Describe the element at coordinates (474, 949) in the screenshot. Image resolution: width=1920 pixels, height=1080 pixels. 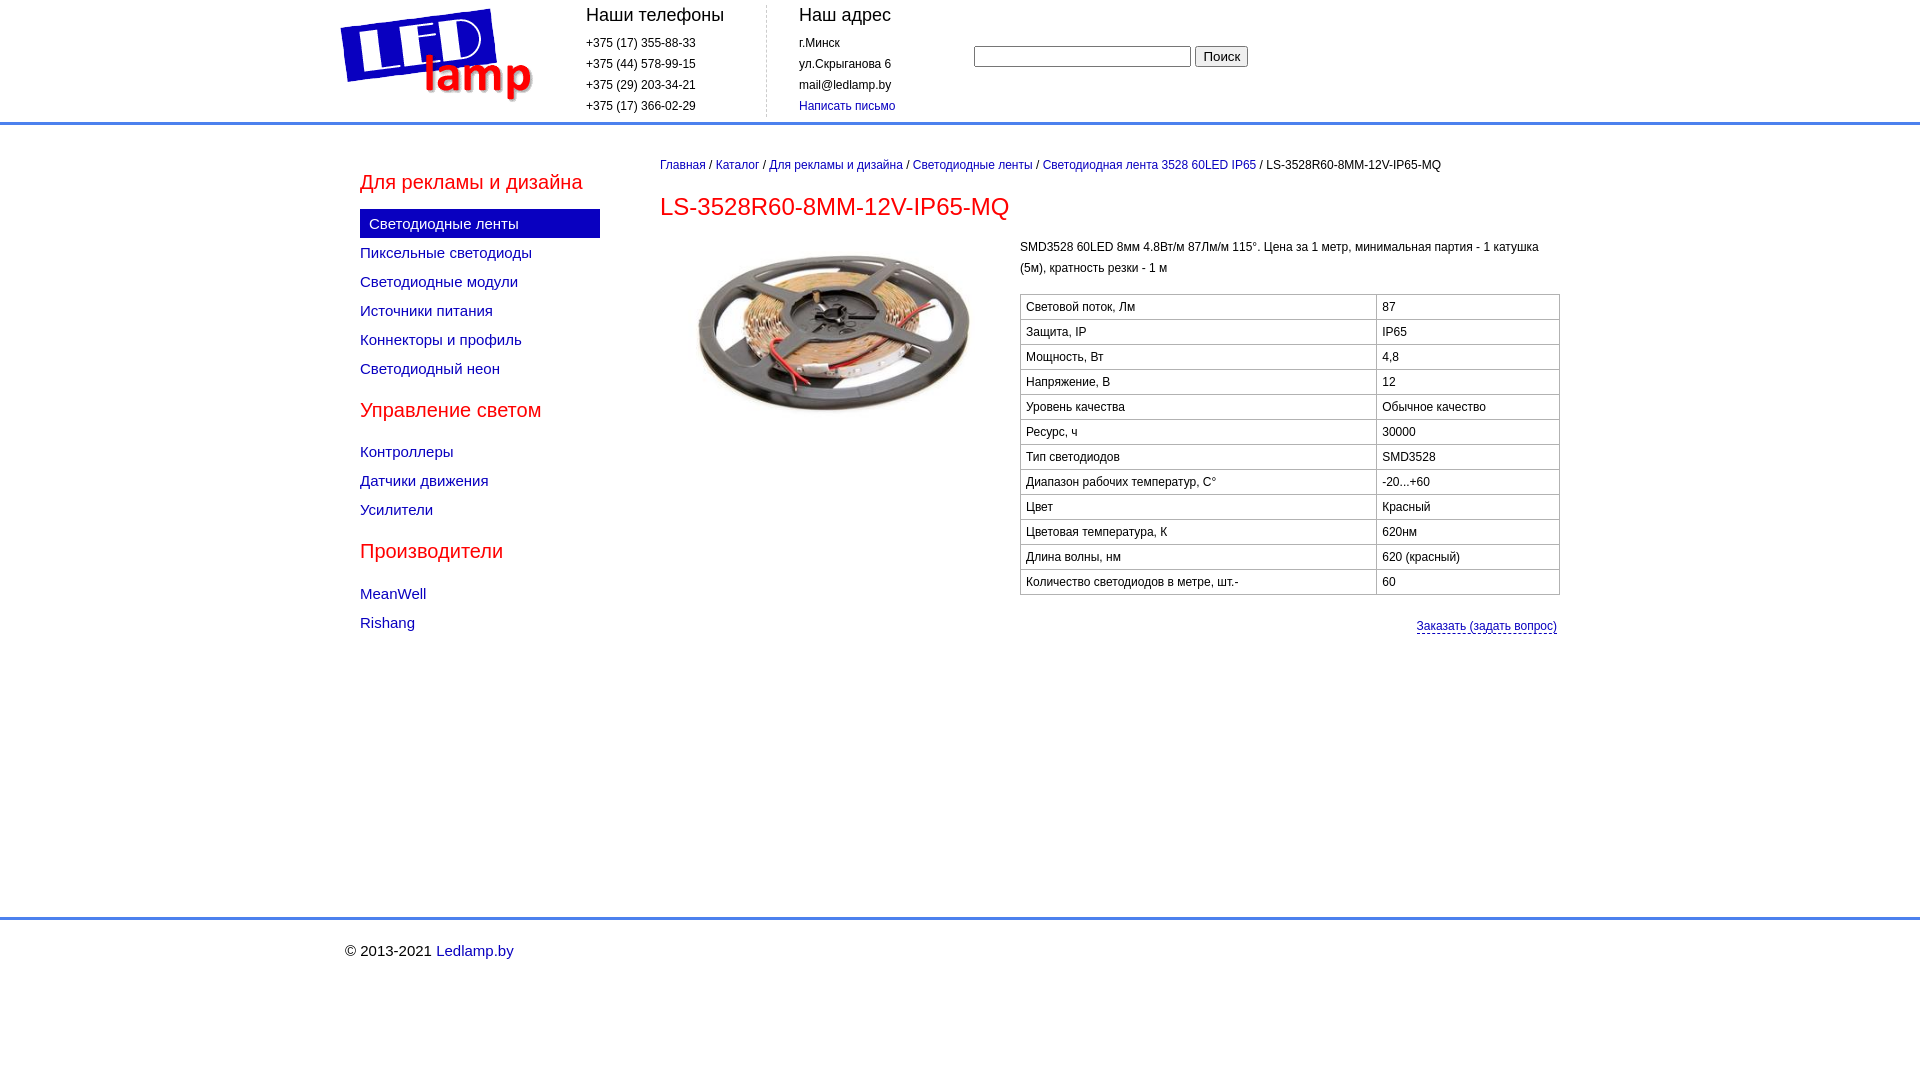
I see `'Ledlamp.by'` at that location.